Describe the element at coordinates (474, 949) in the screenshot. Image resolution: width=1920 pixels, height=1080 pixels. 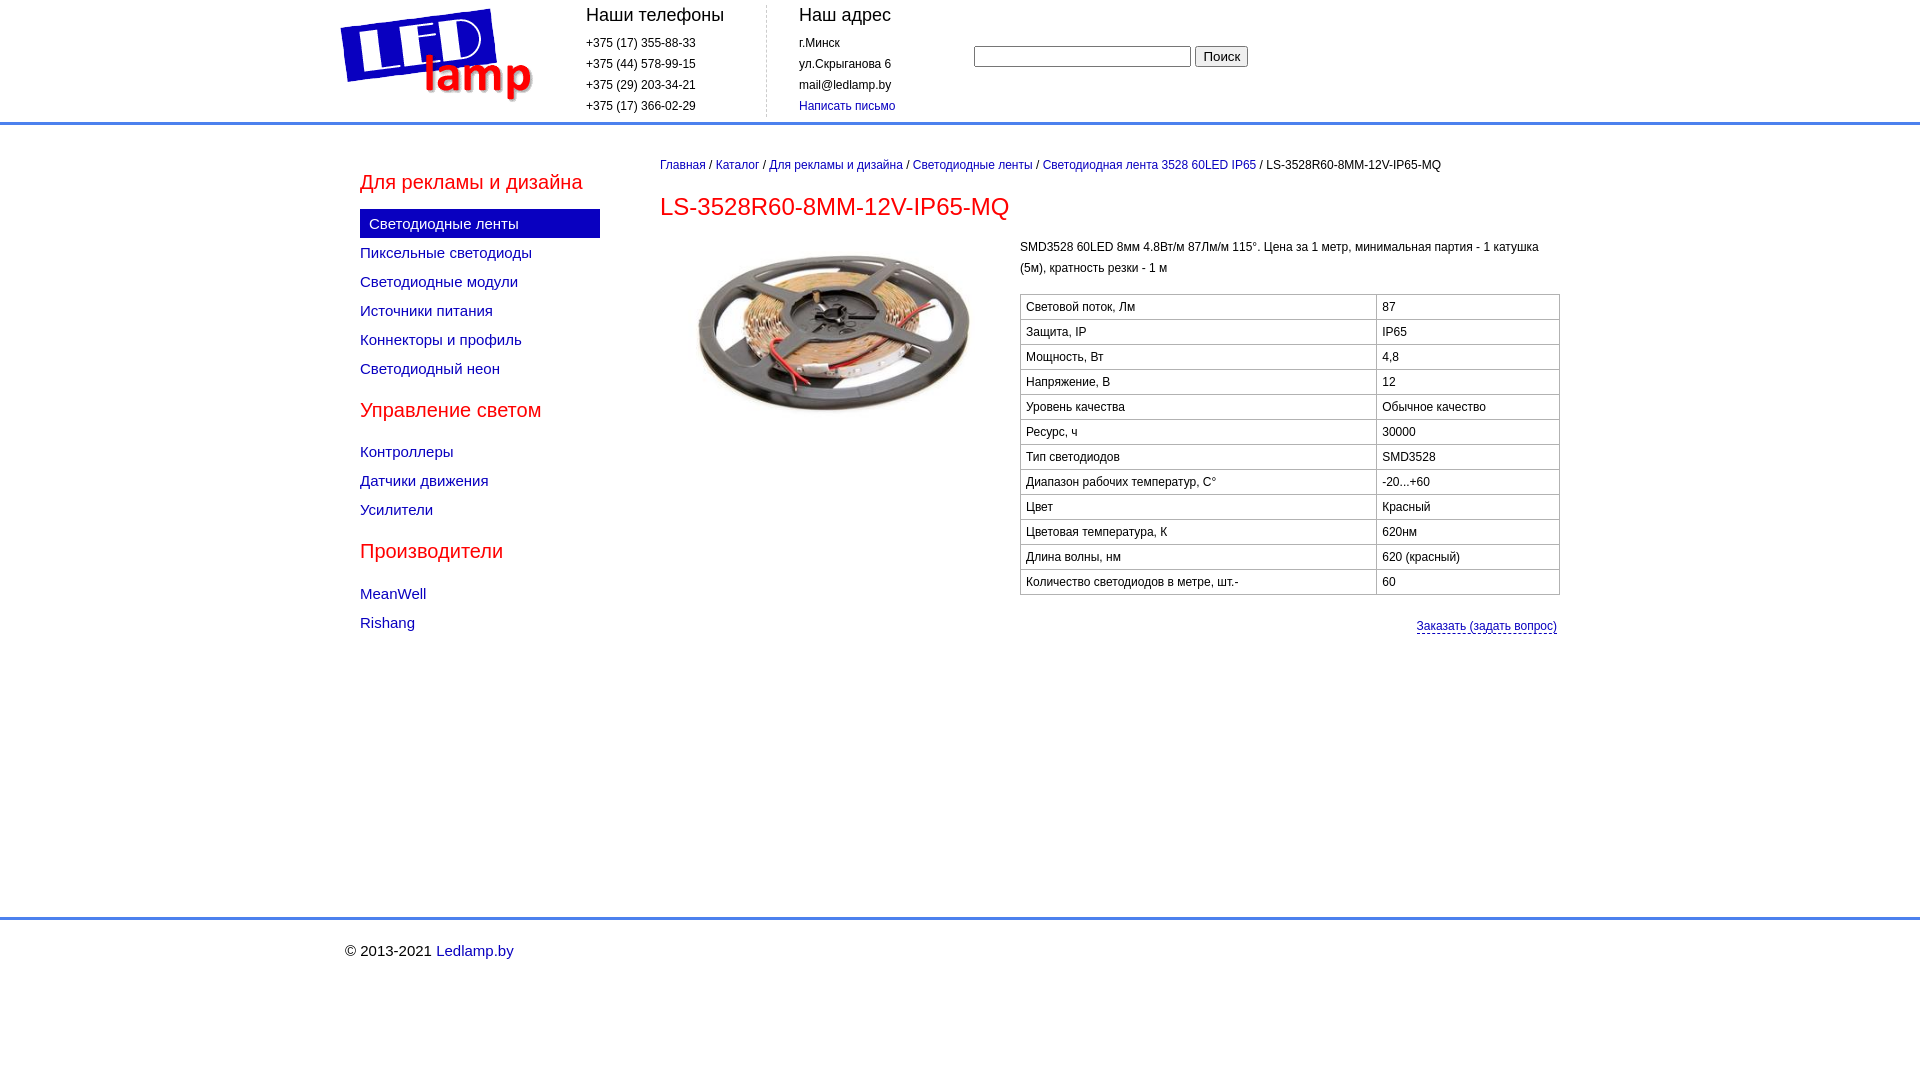
I see `'Ledlamp.by'` at that location.